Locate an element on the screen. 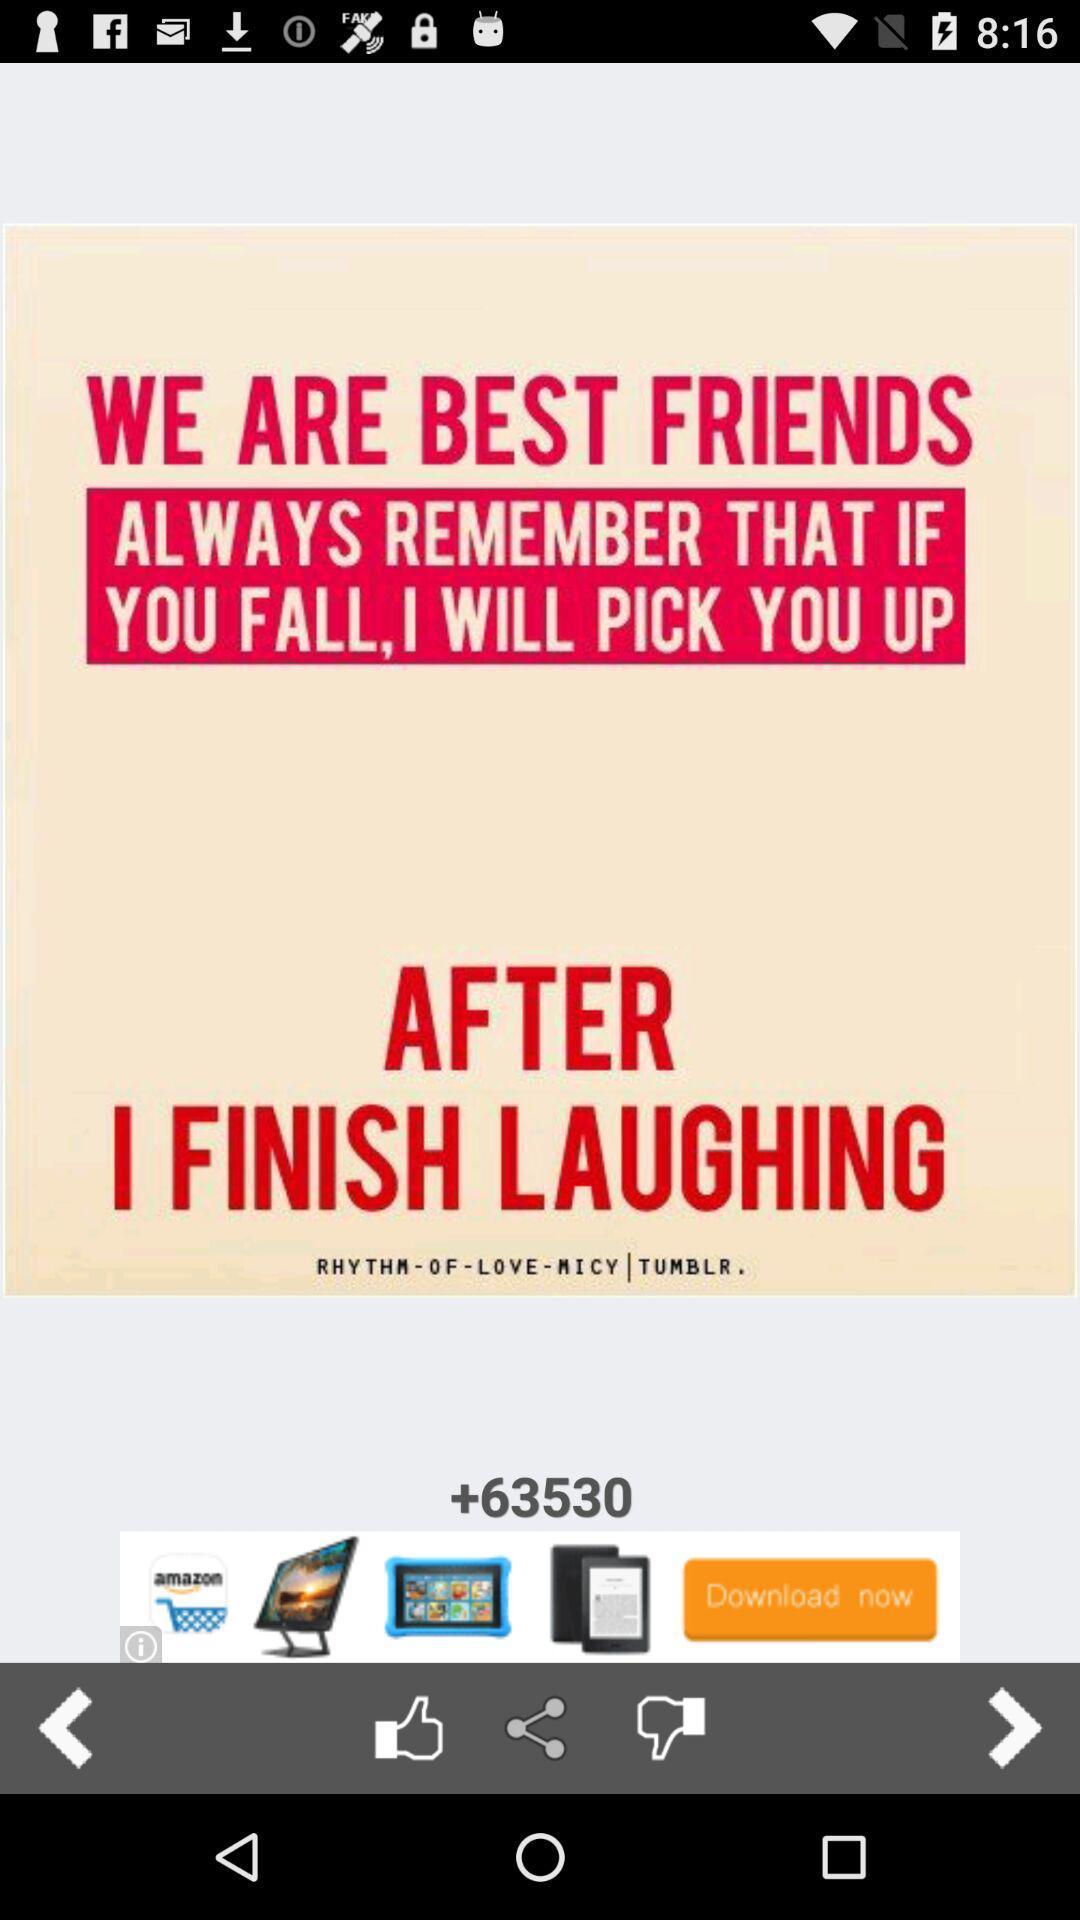  previous page is located at coordinates (64, 1727).